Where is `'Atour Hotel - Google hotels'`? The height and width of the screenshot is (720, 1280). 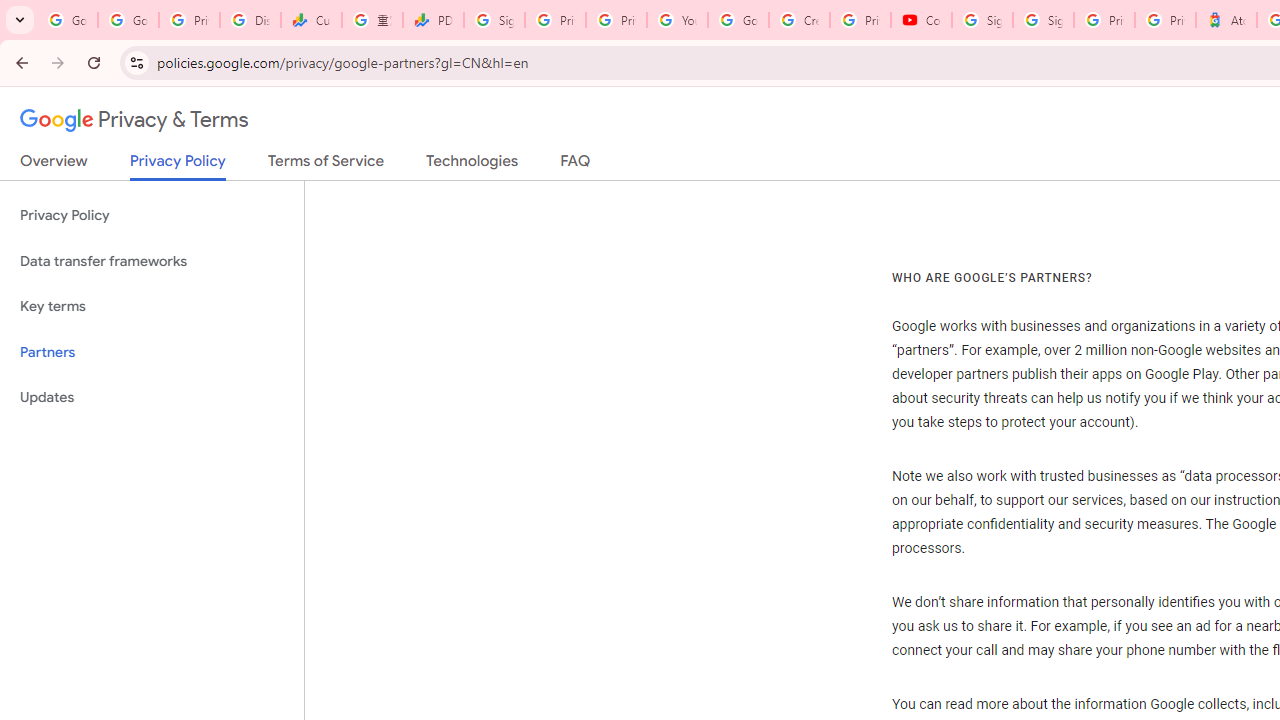
'Atour Hotel - Google hotels' is located at coordinates (1225, 20).